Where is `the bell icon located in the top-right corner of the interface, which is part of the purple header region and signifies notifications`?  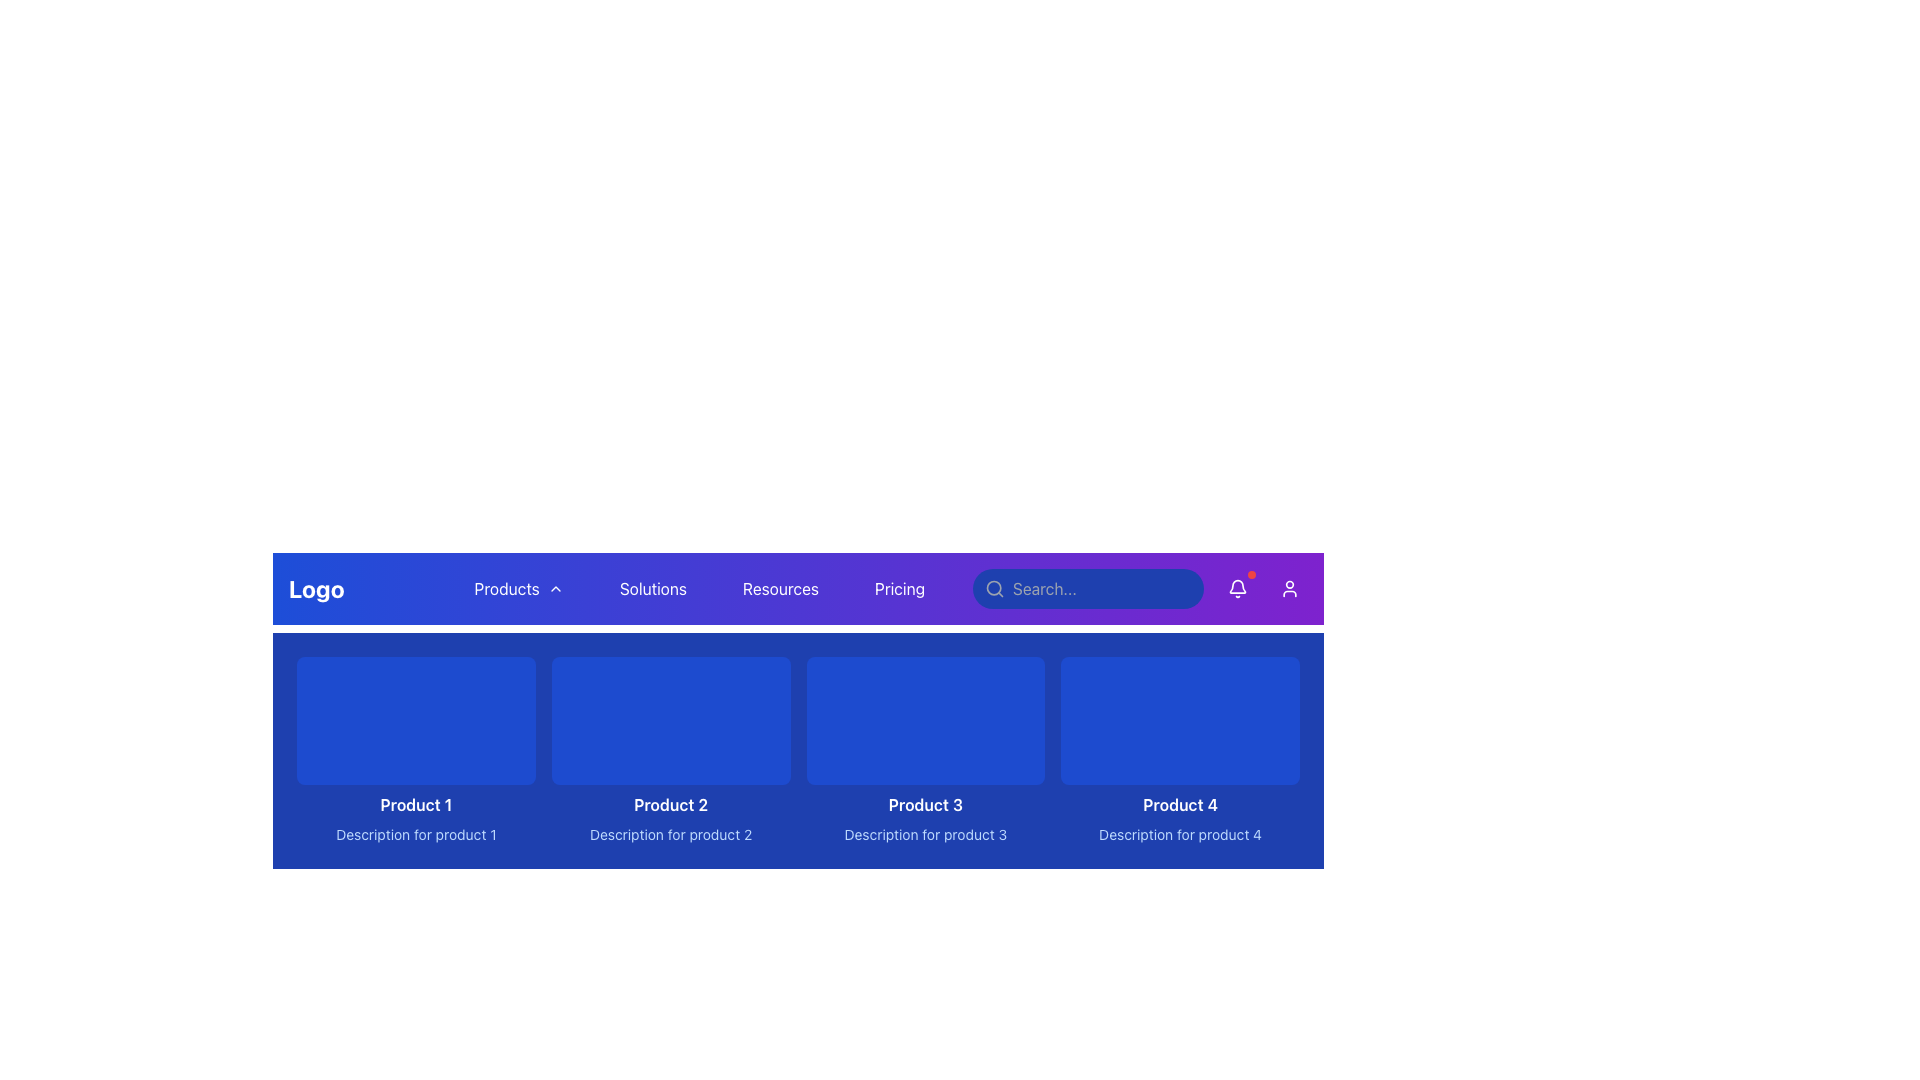 the bell icon located in the top-right corner of the interface, which is part of the purple header region and signifies notifications is located at coordinates (1237, 585).